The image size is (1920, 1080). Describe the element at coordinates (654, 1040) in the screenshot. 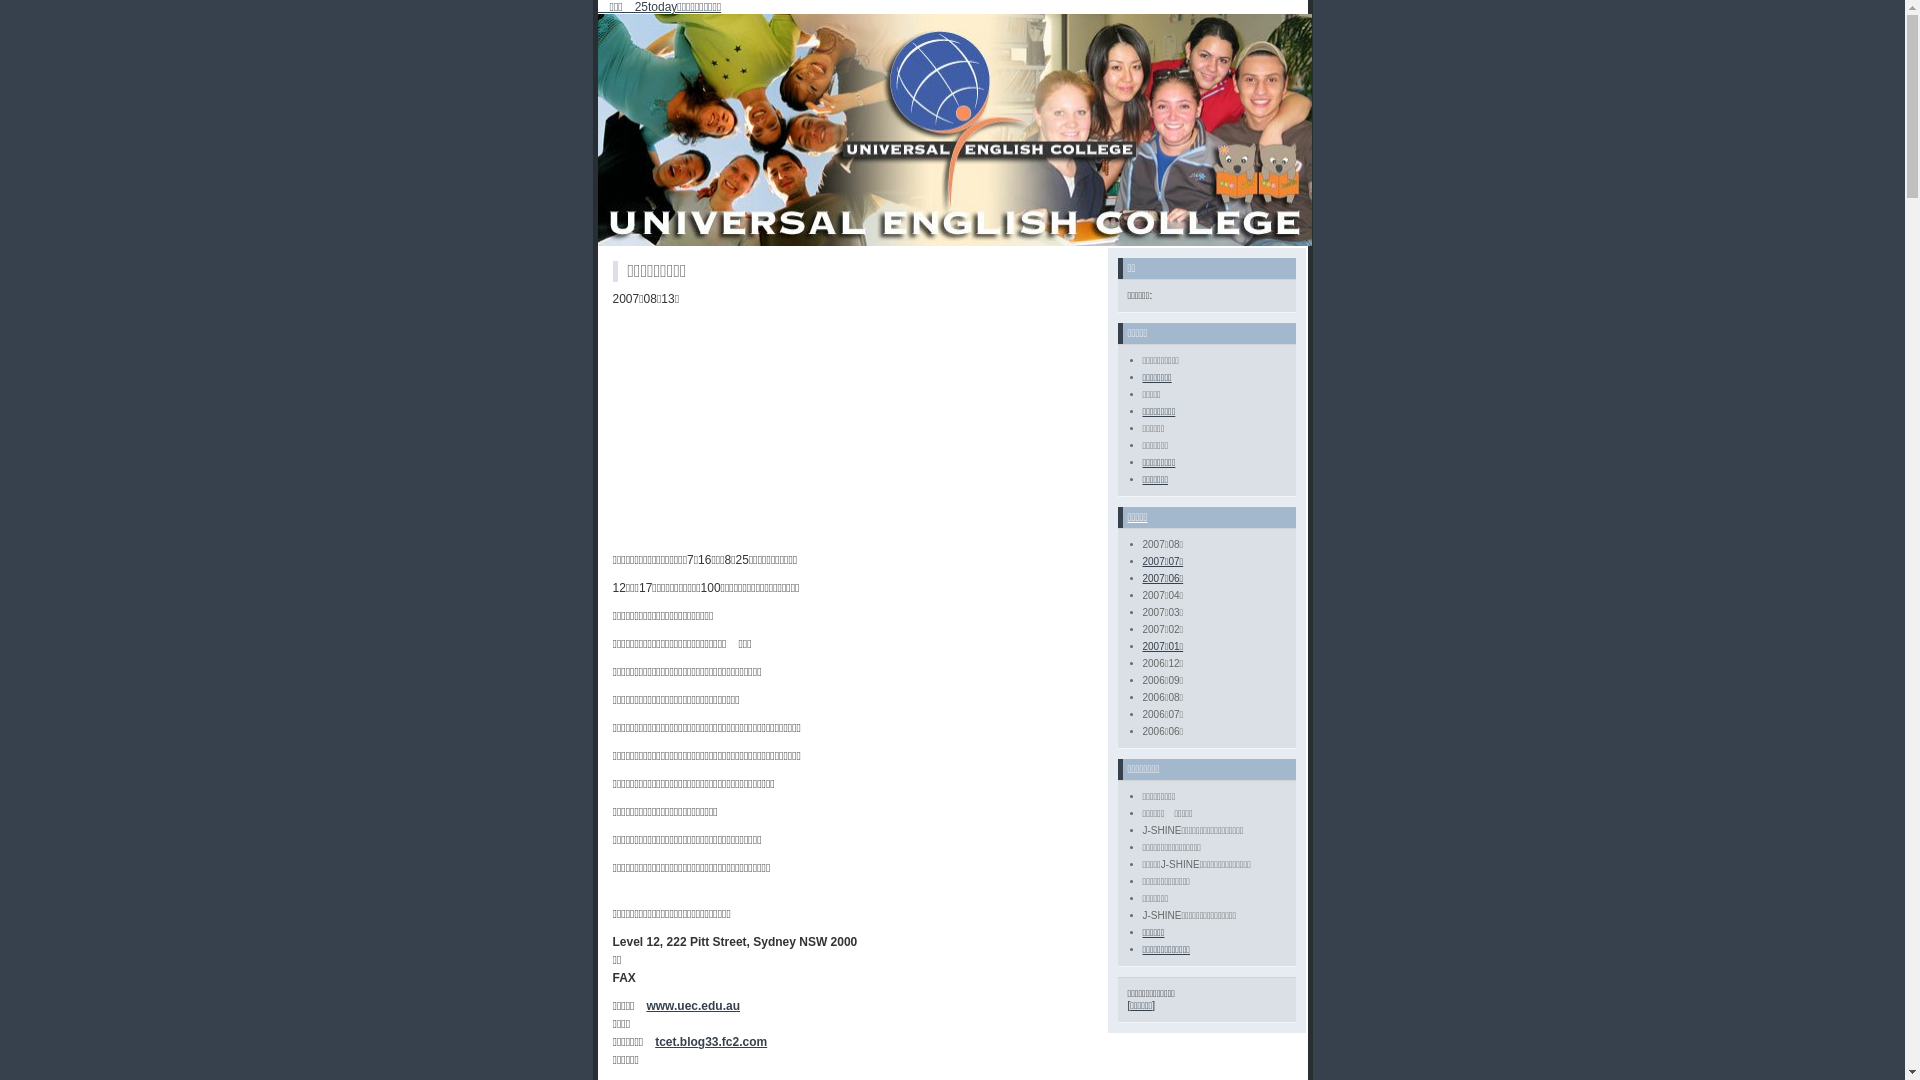

I see `'tcet.blog33.fc2.com'` at that location.